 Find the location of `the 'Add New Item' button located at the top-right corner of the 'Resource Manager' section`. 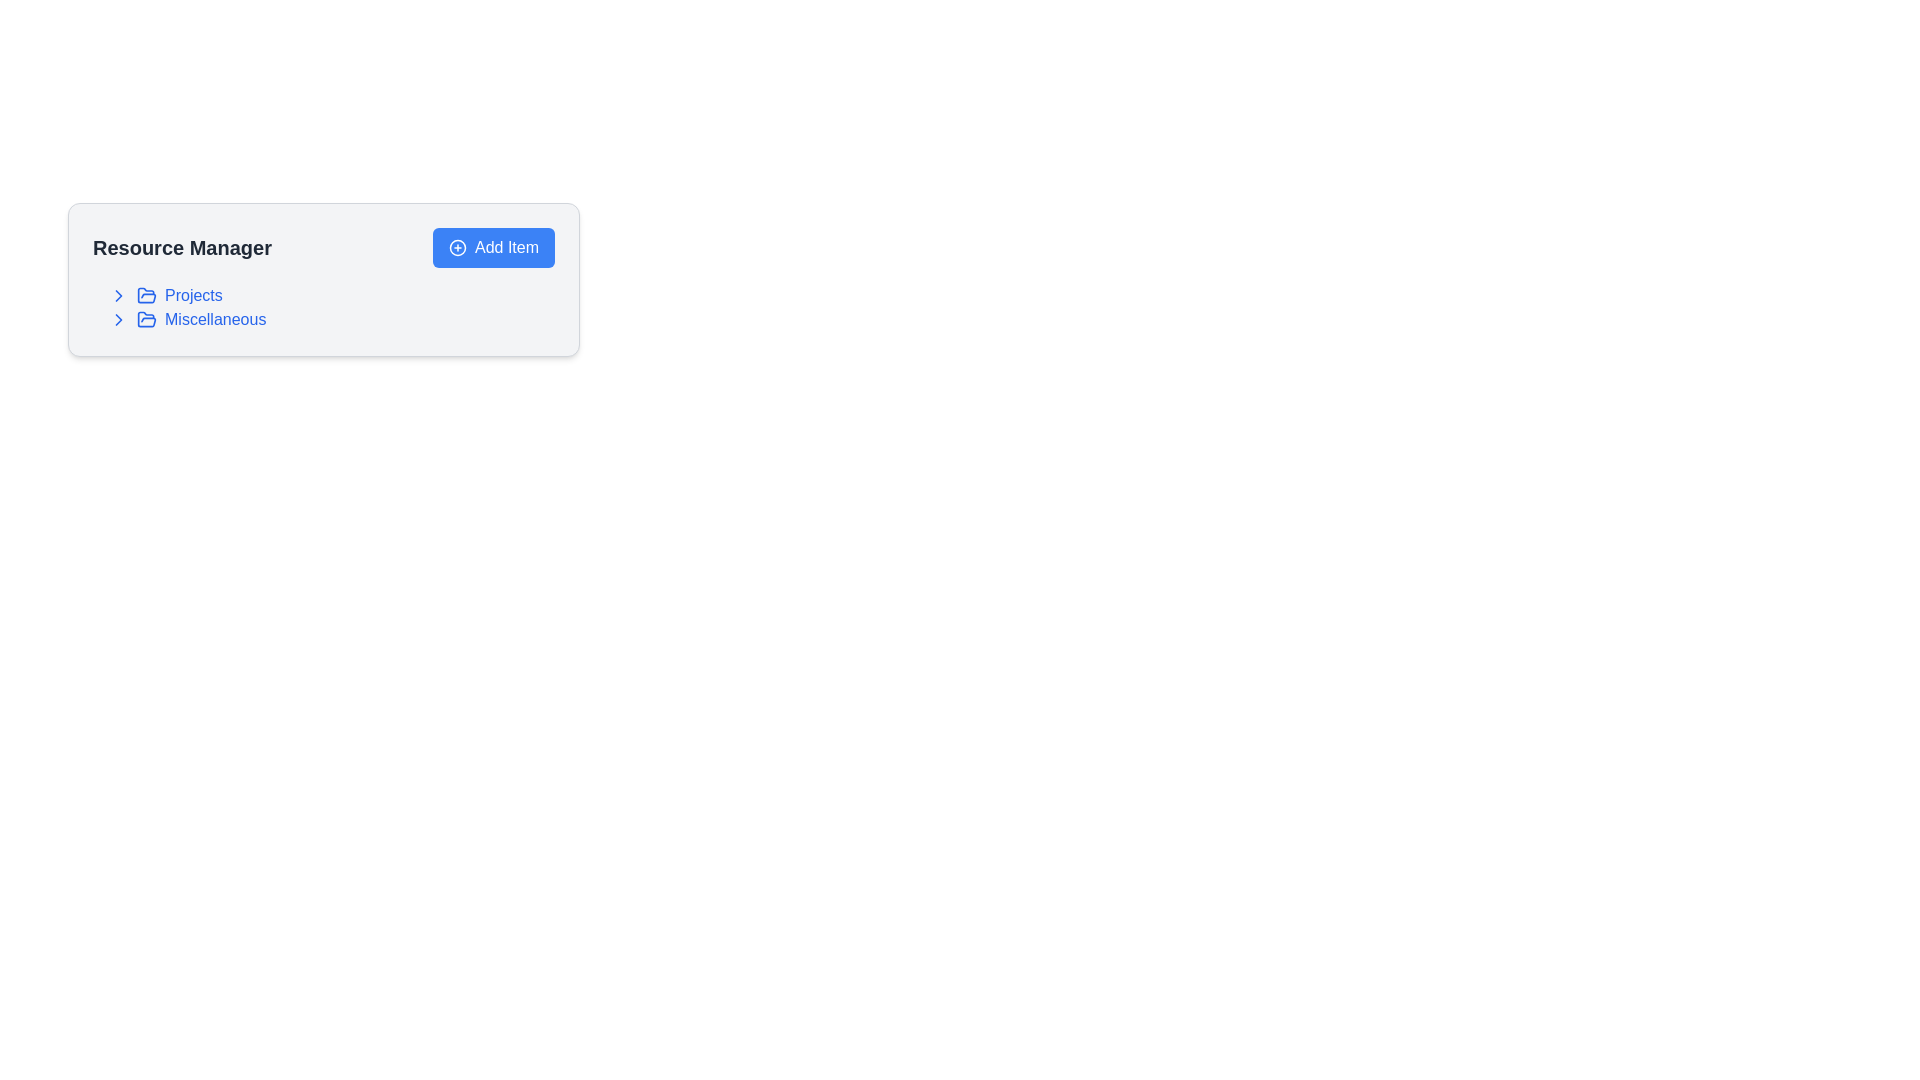

the 'Add New Item' button located at the top-right corner of the 'Resource Manager' section is located at coordinates (494, 246).